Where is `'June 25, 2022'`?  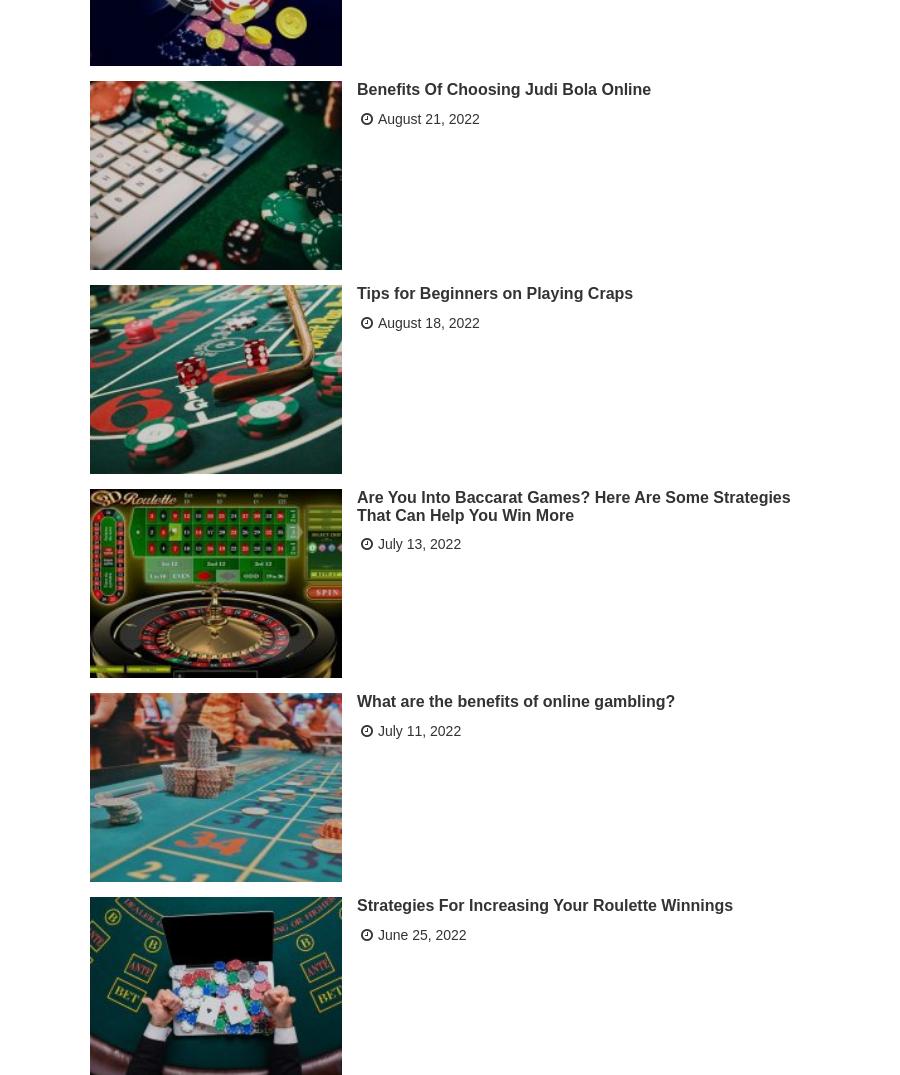
'June 25, 2022' is located at coordinates (421, 932).